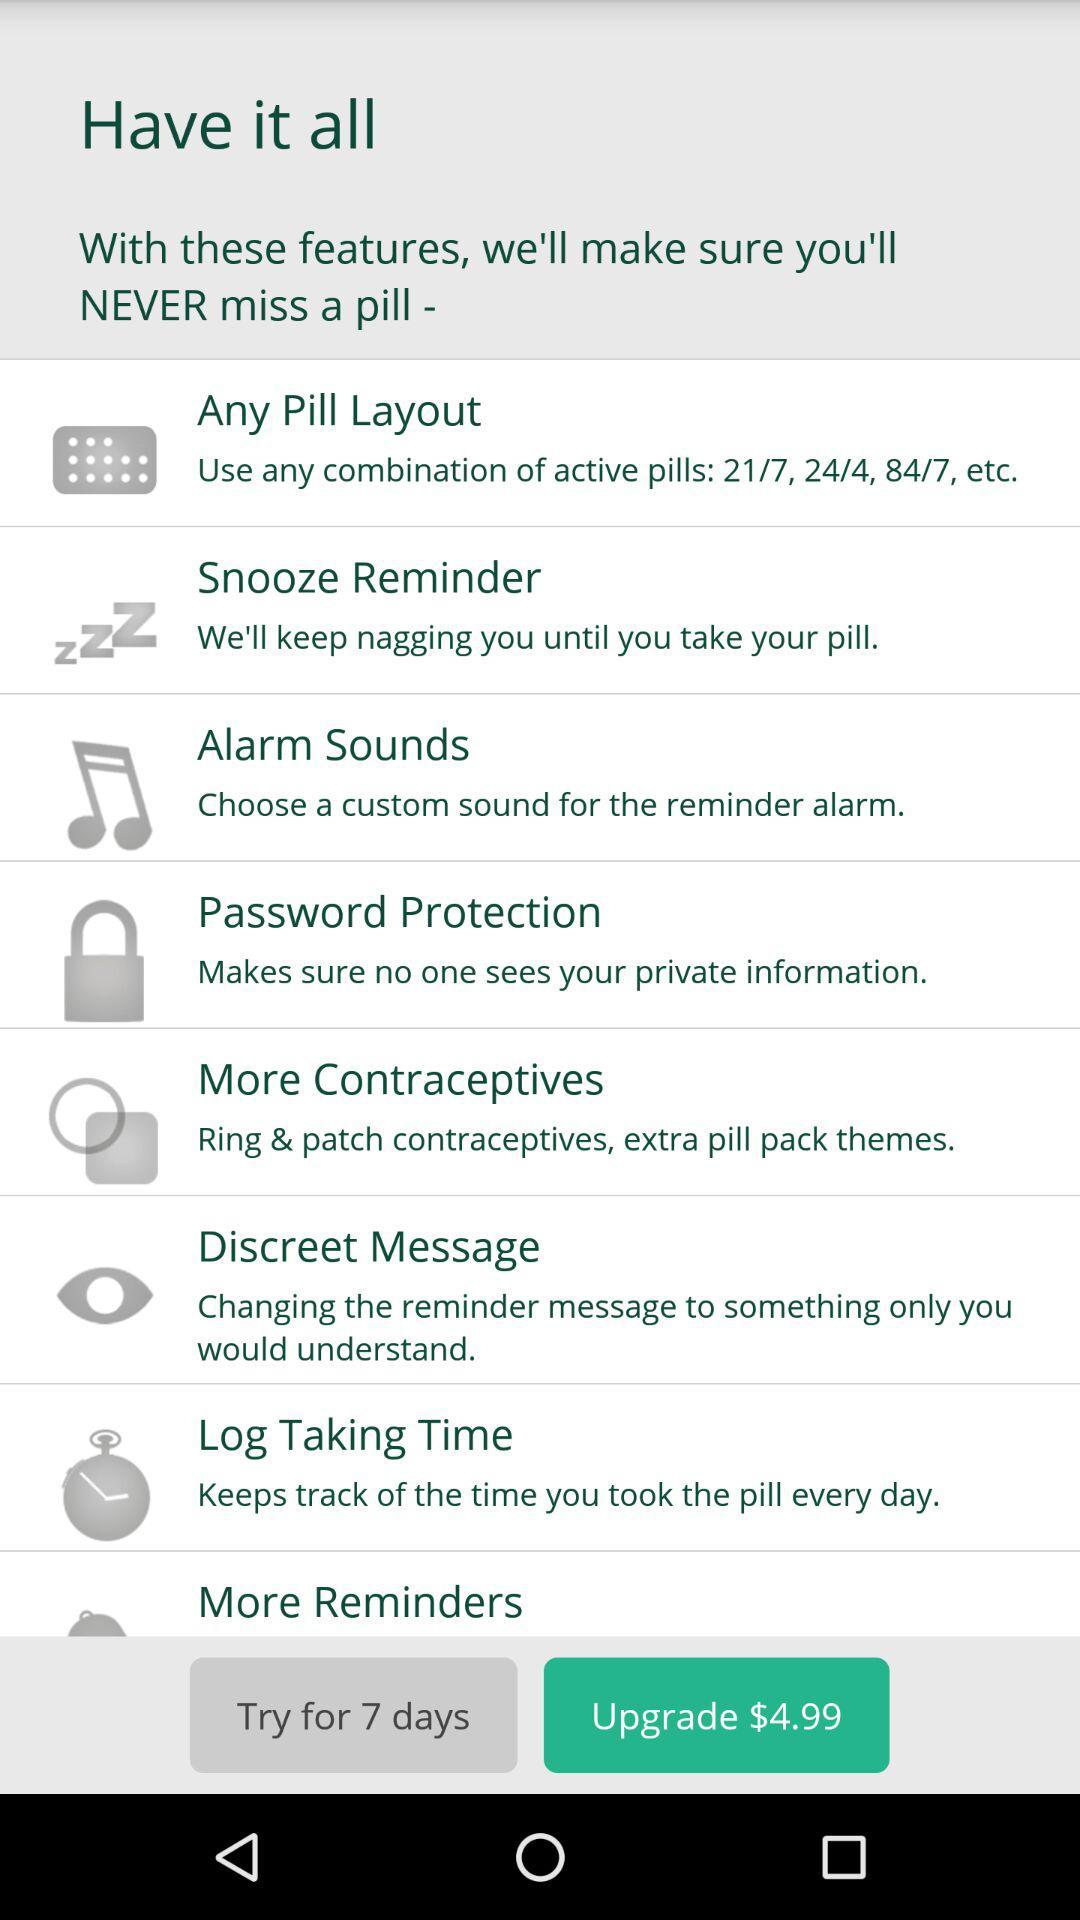  What do you see at coordinates (624, 742) in the screenshot?
I see `alarm sounds icon` at bounding box center [624, 742].